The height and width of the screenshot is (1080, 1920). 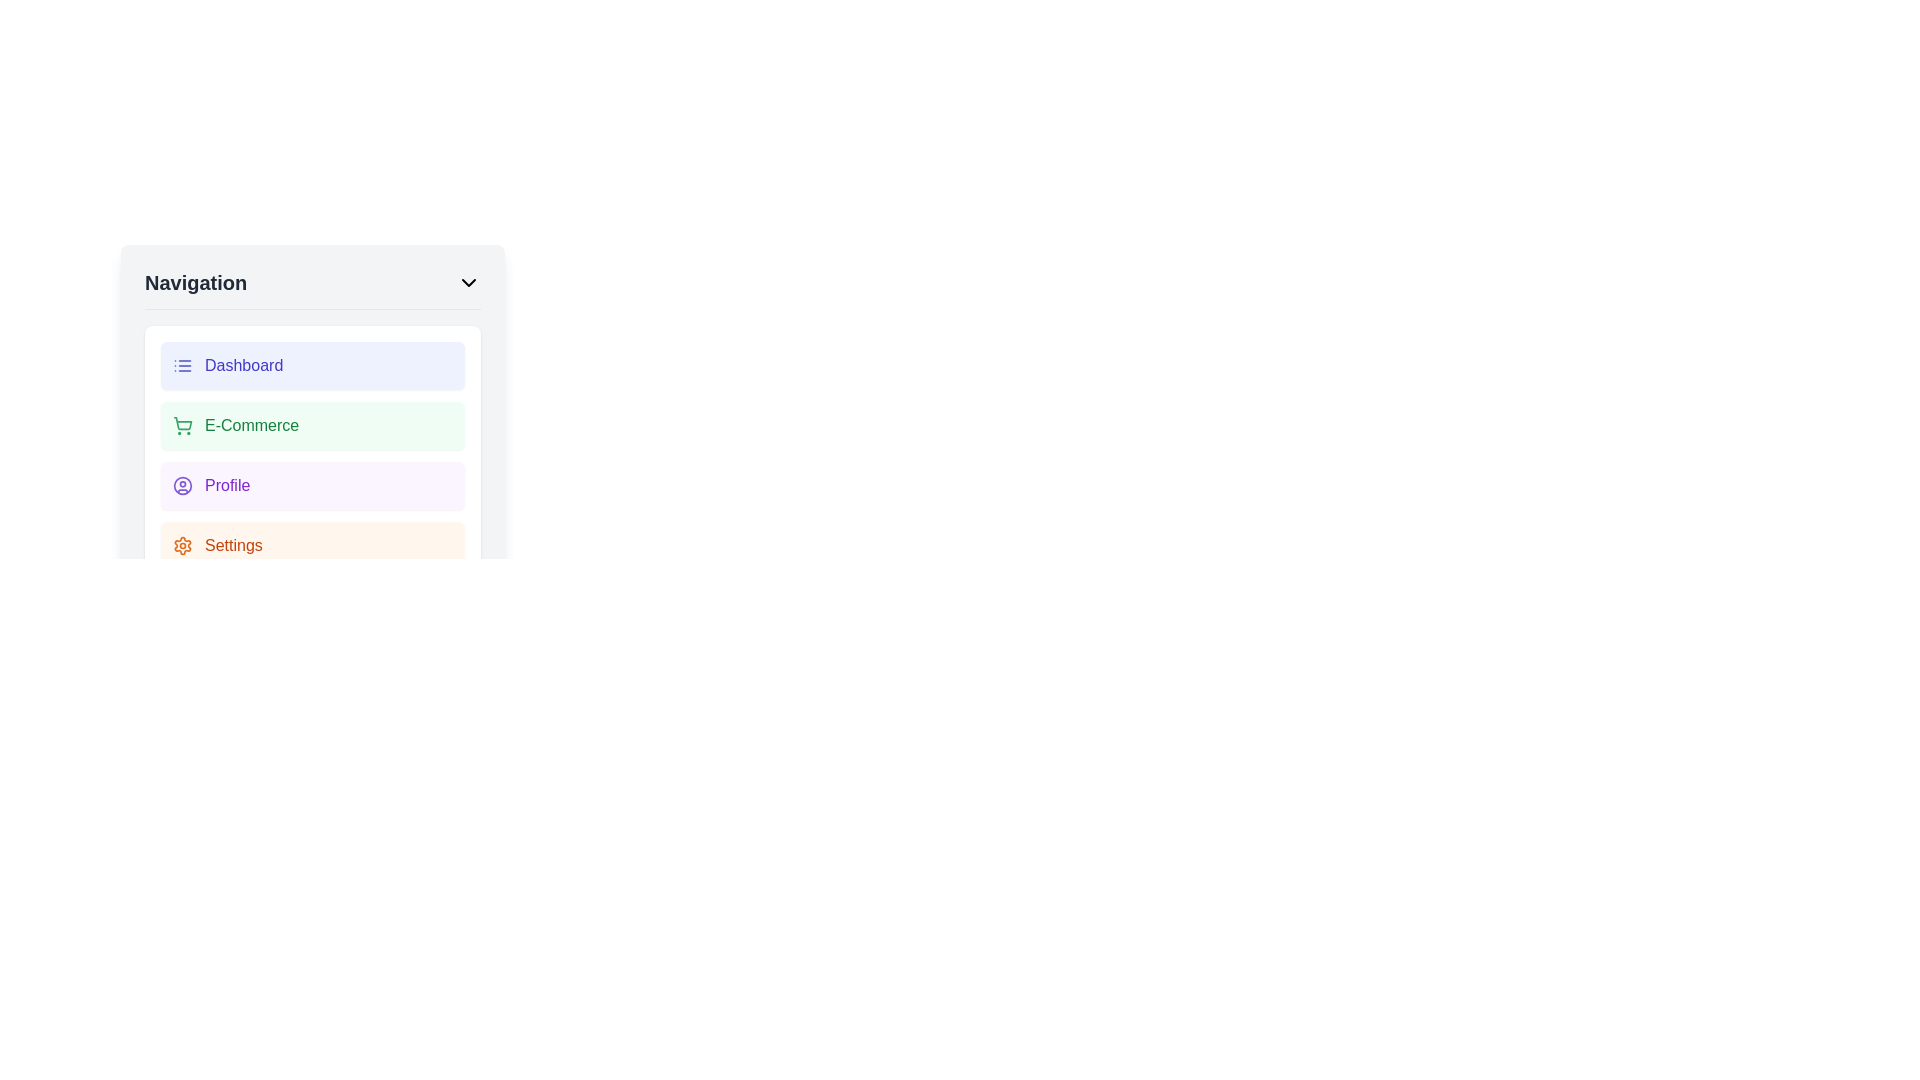 I want to click on the list icon located to the left of the 'Dashboard' text within the navigation section under the 'Navigation' title, so click(x=182, y=366).